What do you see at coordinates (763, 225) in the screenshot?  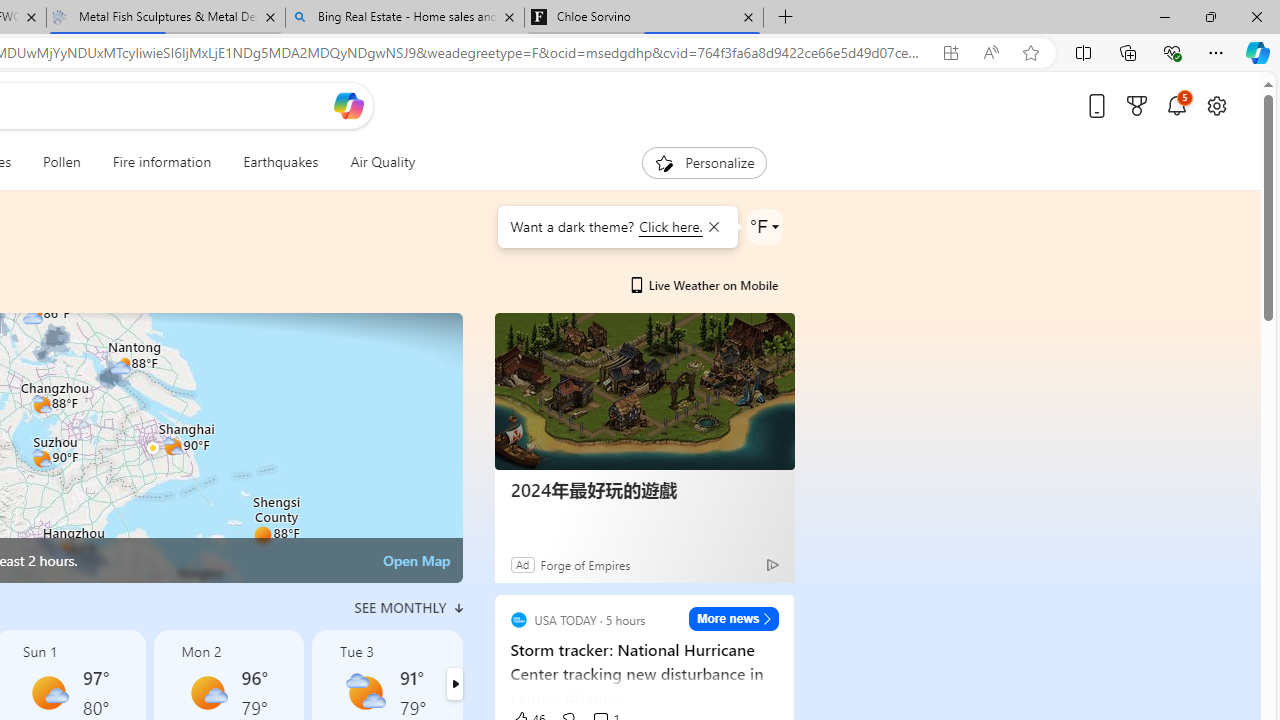 I see `'Weather settings'` at bounding box center [763, 225].